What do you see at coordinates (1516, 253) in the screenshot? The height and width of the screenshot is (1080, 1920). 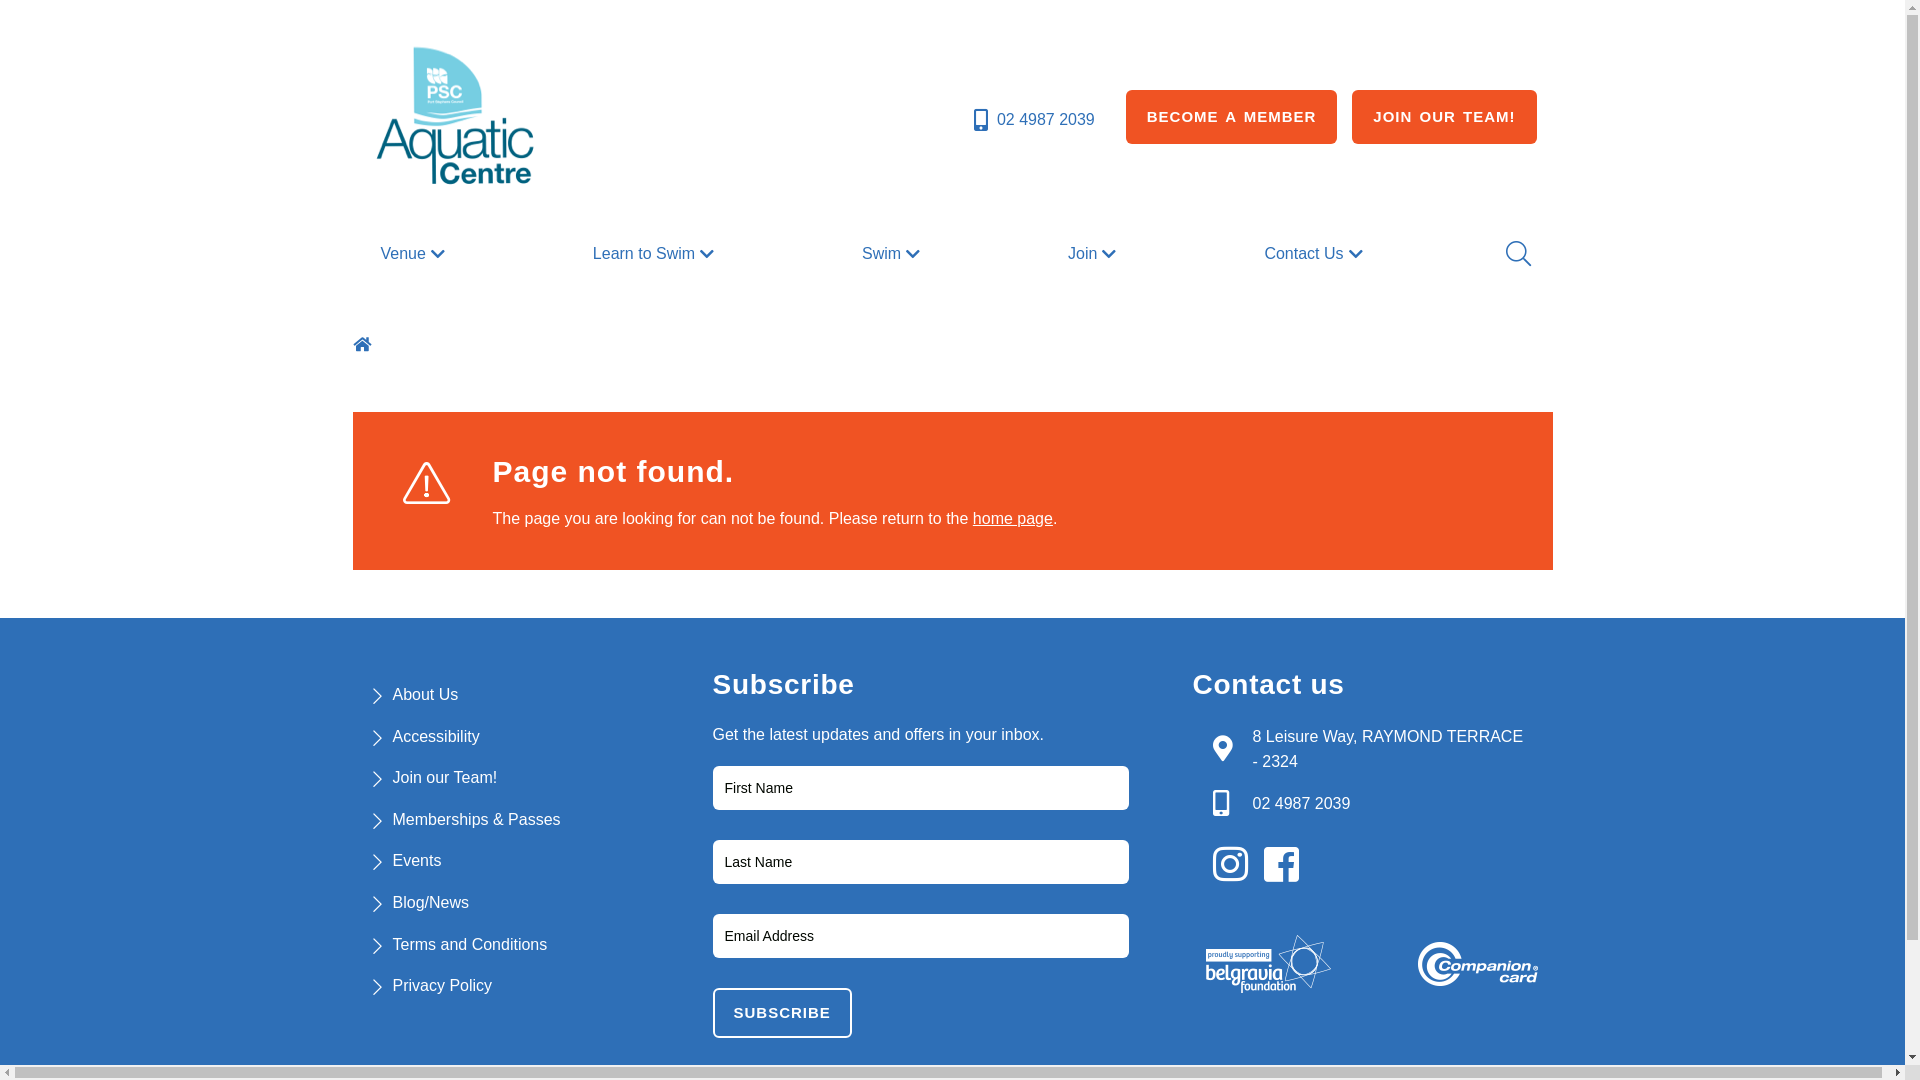 I see `'Search'` at bounding box center [1516, 253].